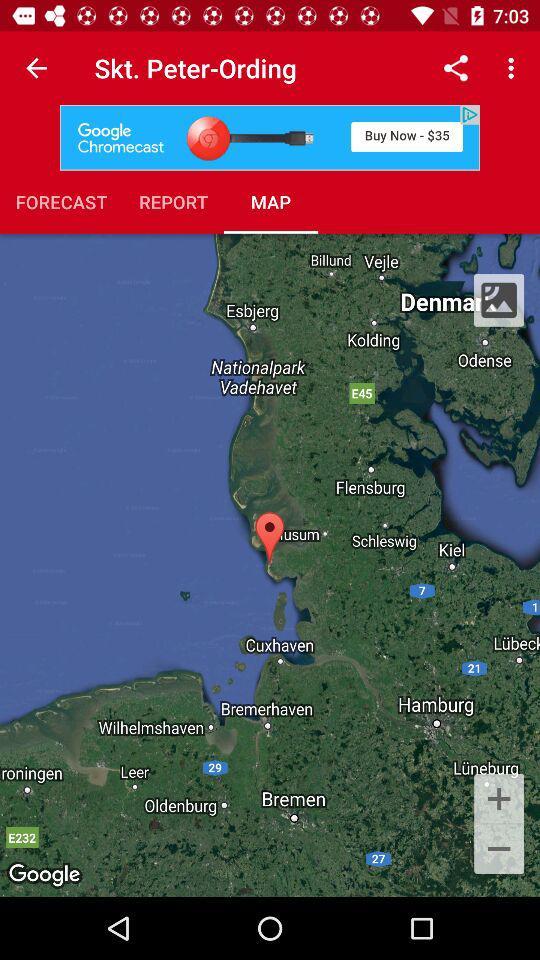 This screenshot has height=960, width=540. What do you see at coordinates (270, 136) in the screenshot?
I see `selection of an advertisement` at bounding box center [270, 136].